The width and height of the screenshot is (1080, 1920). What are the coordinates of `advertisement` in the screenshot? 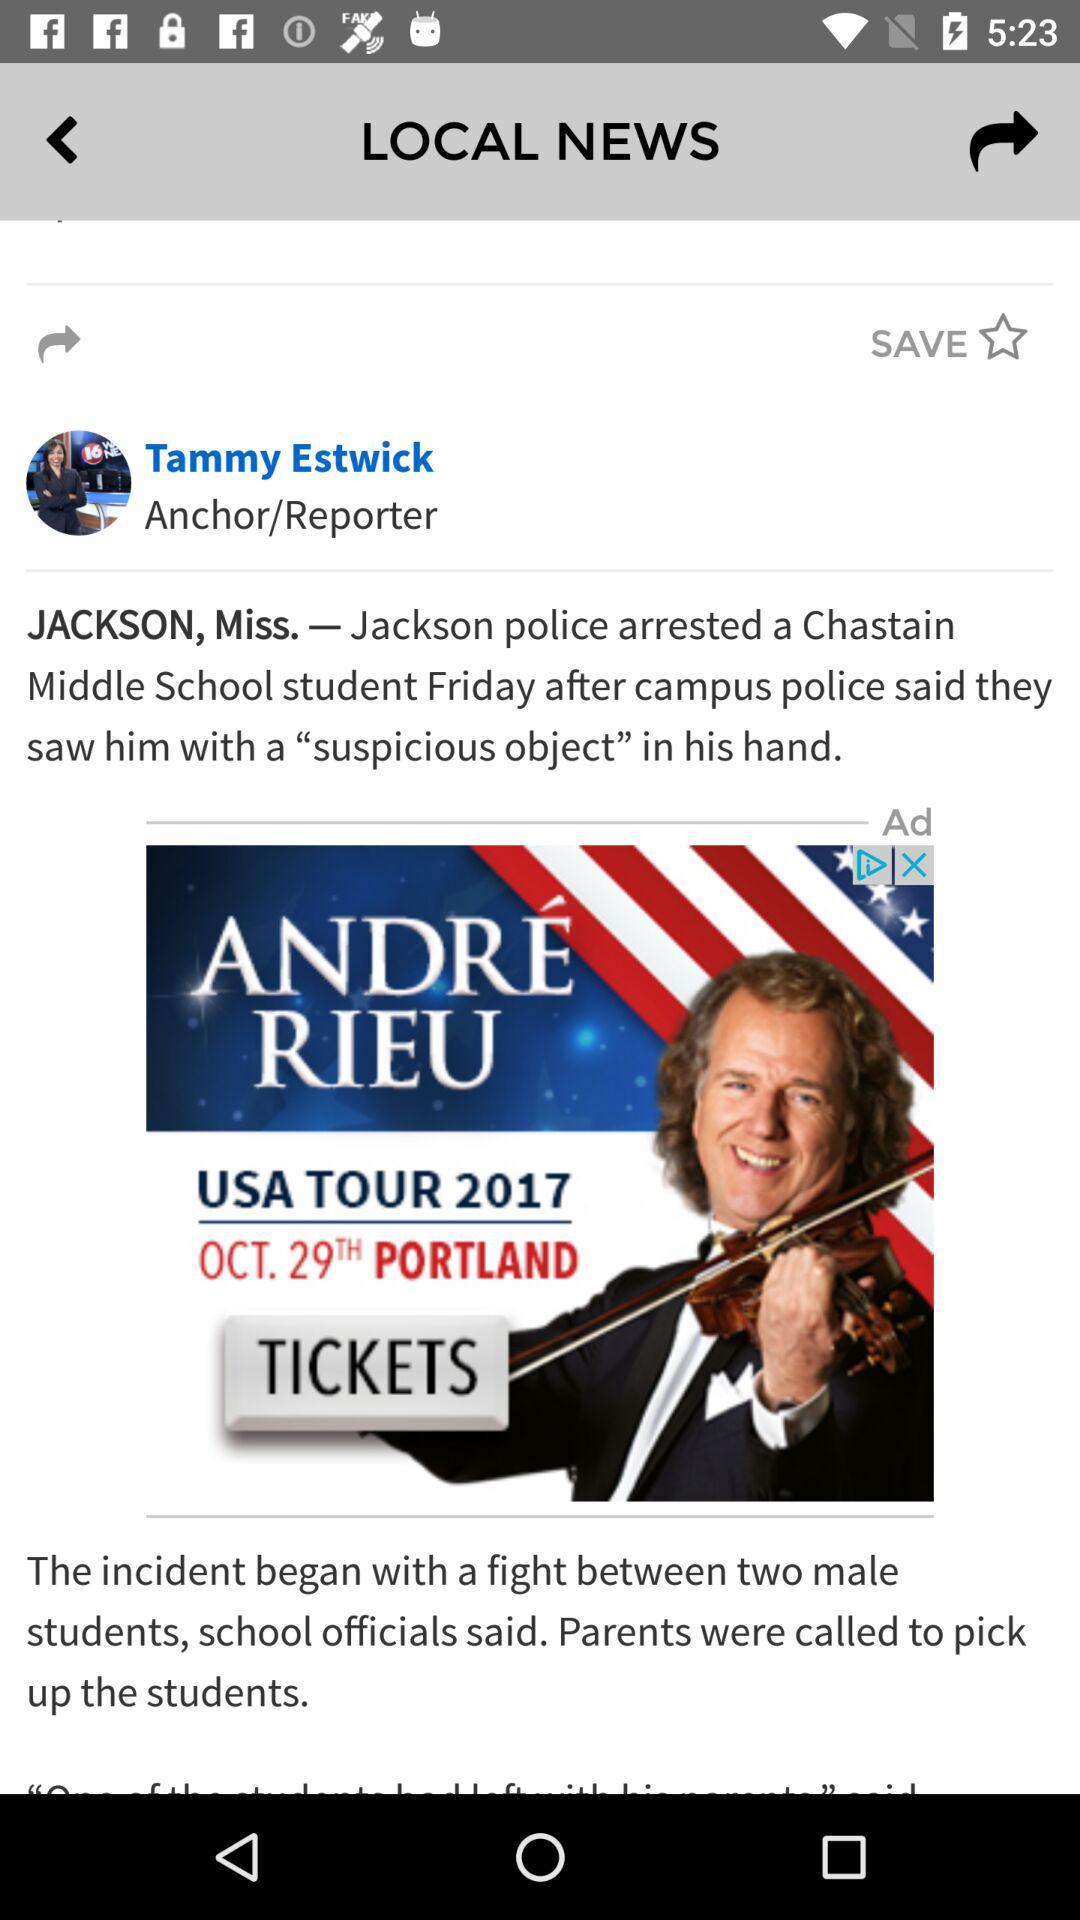 It's located at (540, 1173).